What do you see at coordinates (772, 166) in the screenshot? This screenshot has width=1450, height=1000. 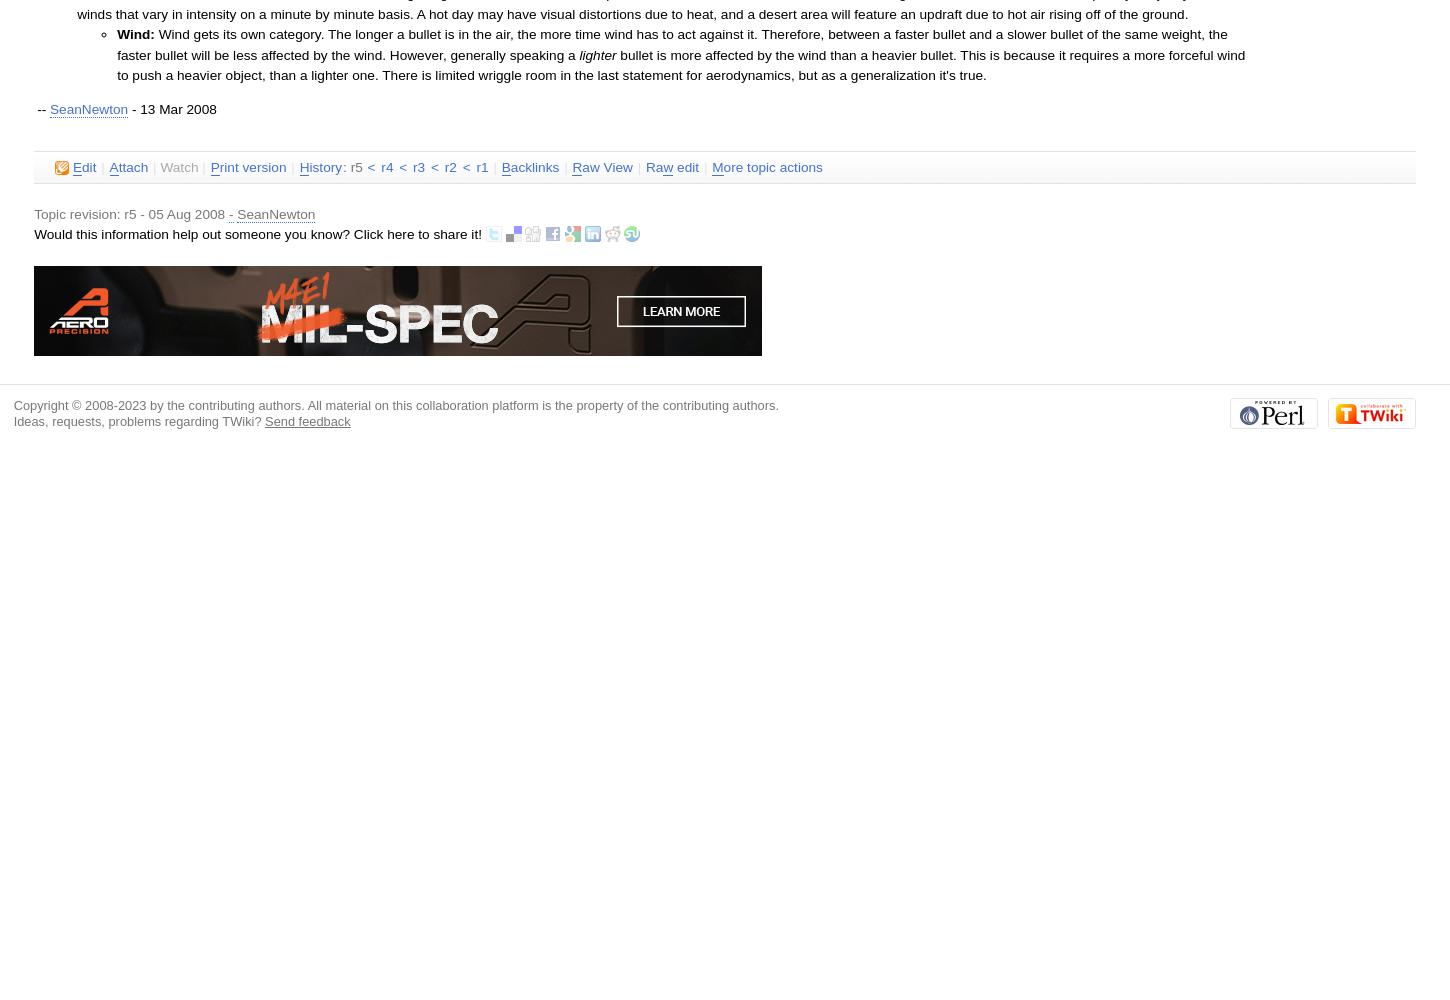 I see `'ore topic actions'` at bounding box center [772, 166].